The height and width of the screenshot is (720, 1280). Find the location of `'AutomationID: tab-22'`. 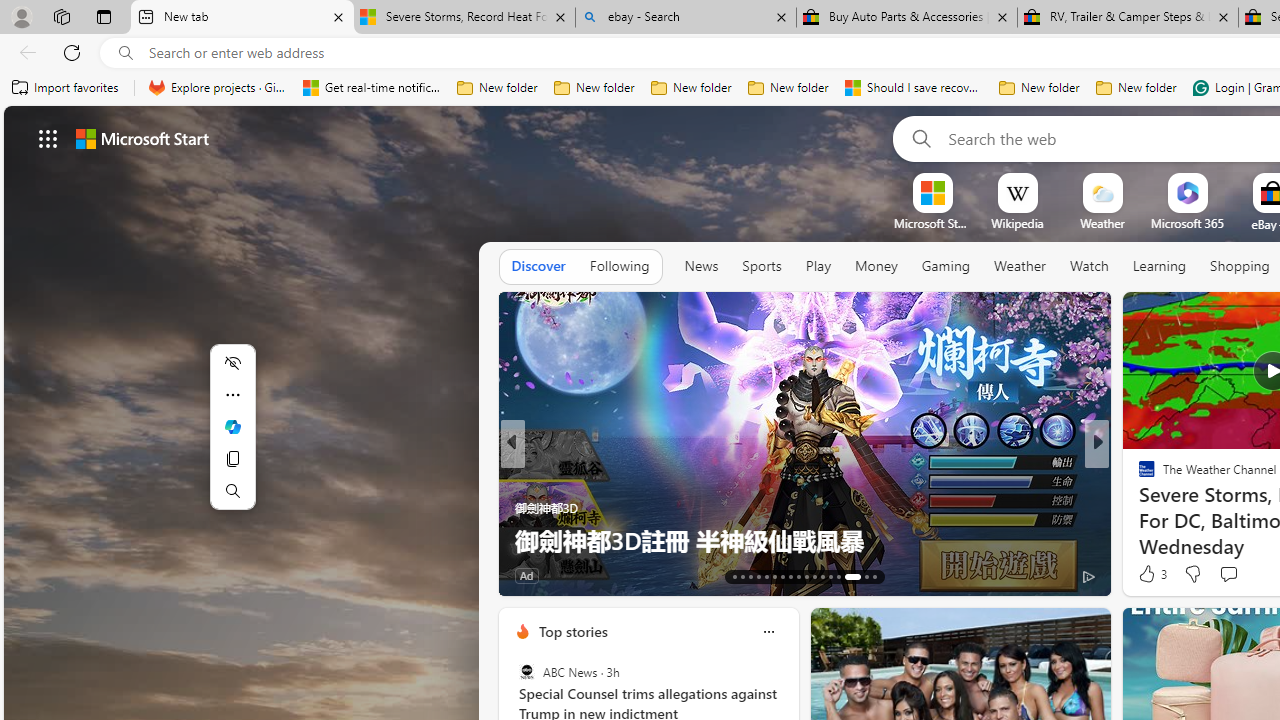

'AutomationID: tab-22' is located at coordinates (807, 577).